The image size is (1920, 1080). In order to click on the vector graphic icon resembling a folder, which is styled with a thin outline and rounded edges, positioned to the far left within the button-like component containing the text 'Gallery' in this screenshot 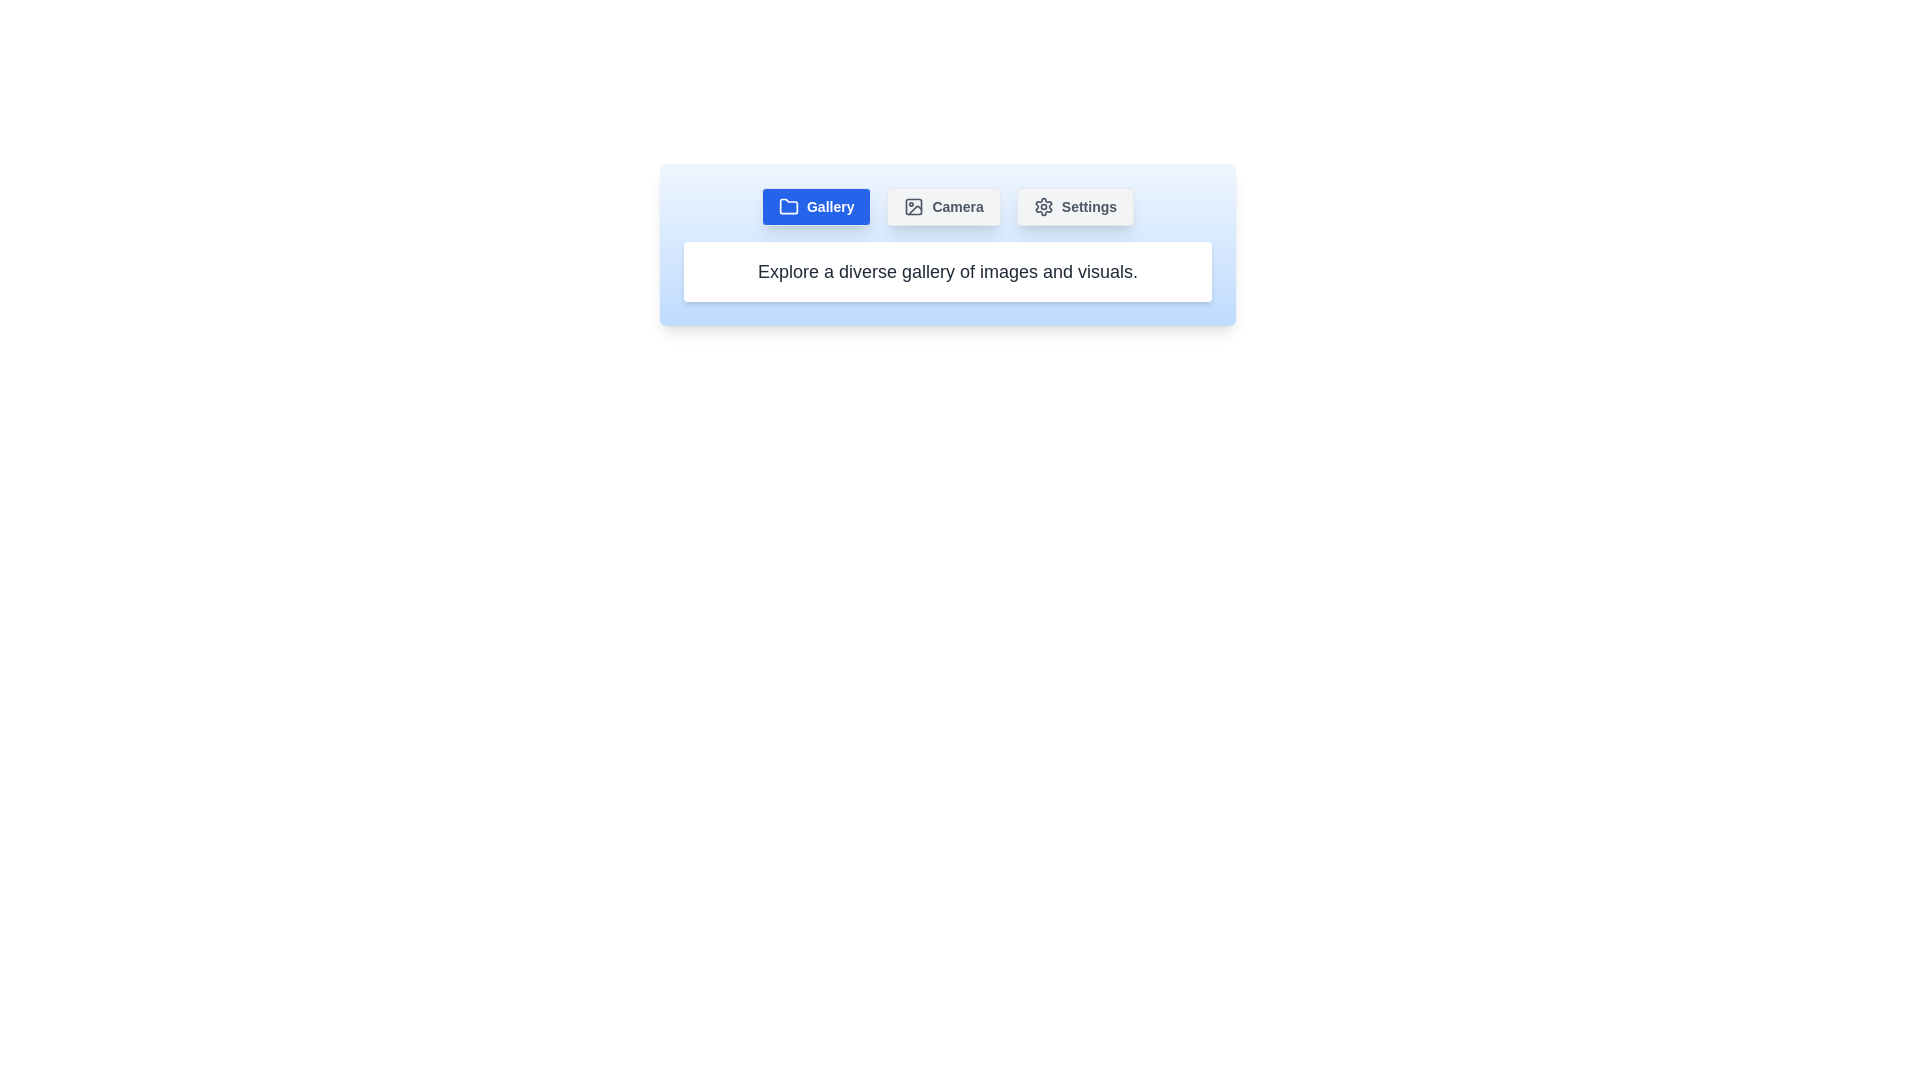, I will do `click(787, 207)`.